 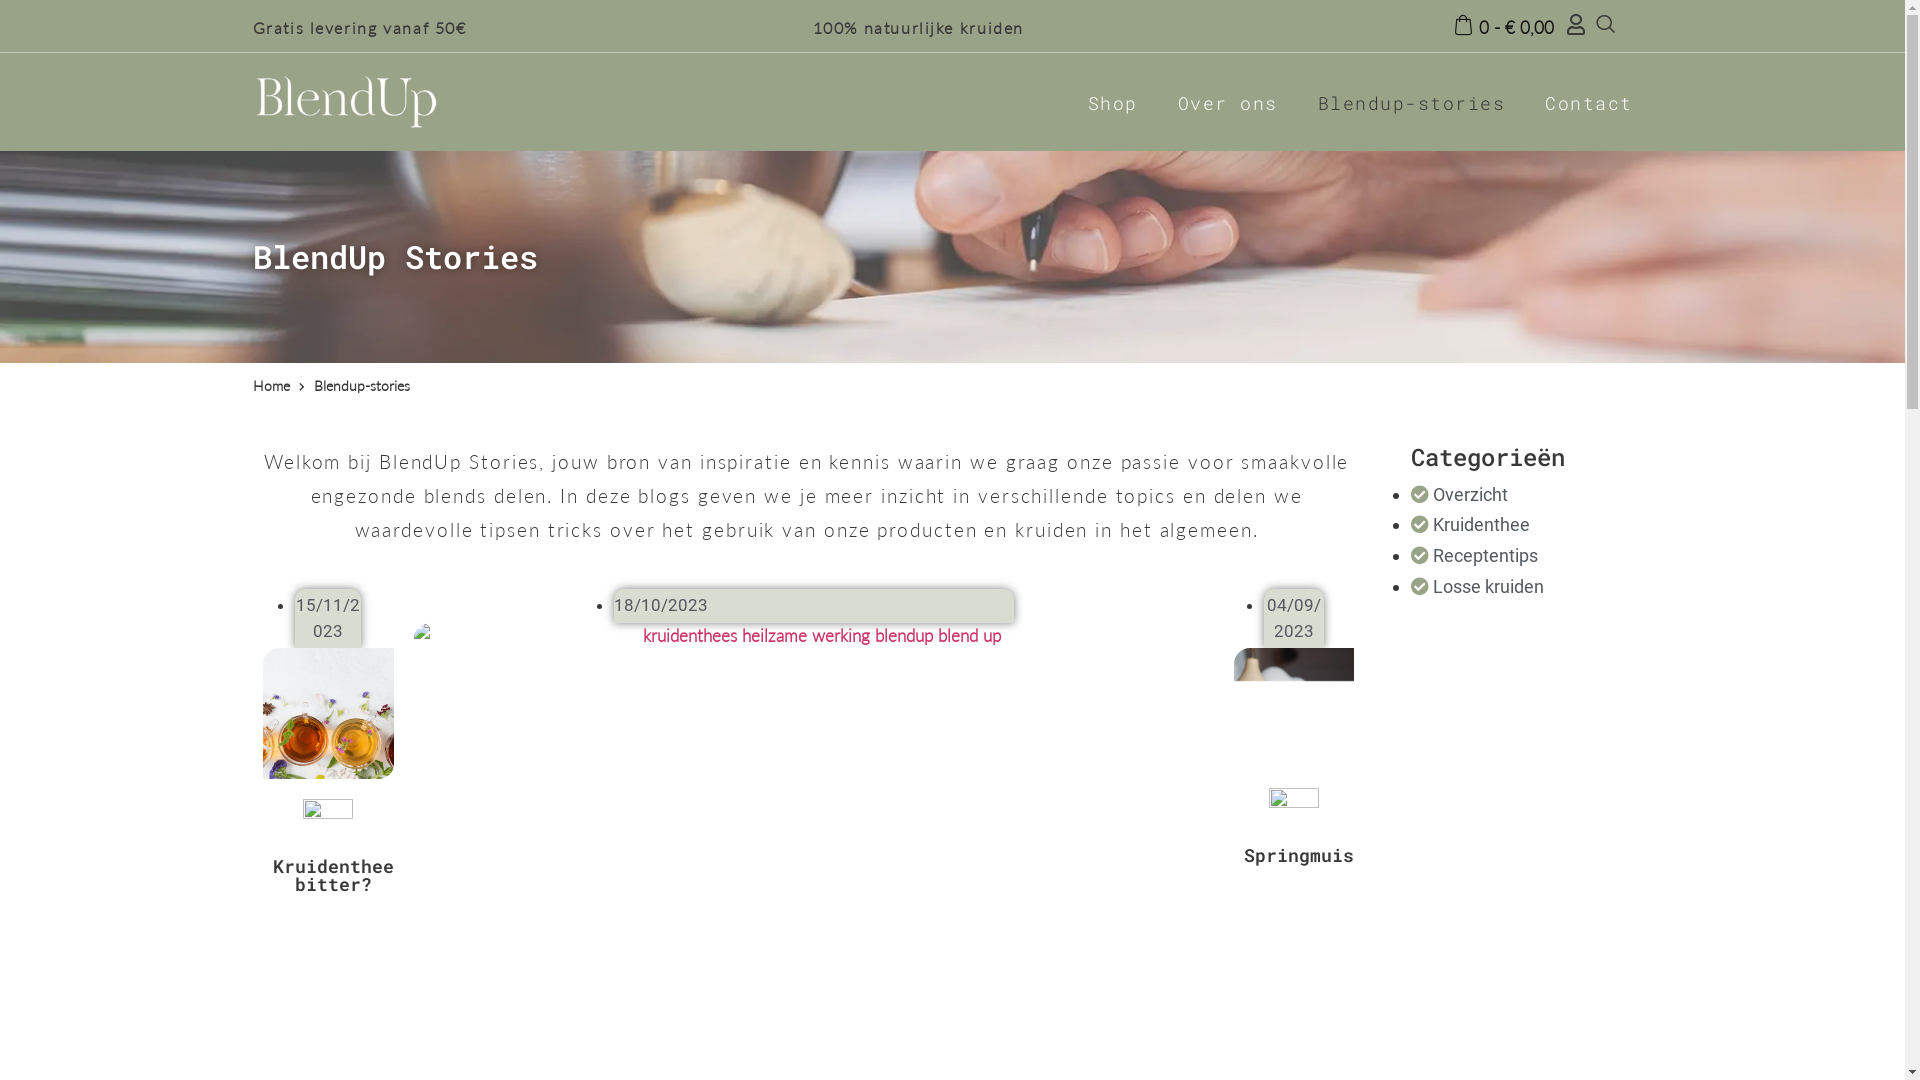 What do you see at coordinates (1299, 855) in the screenshot?
I see `'Springmuis'` at bounding box center [1299, 855].